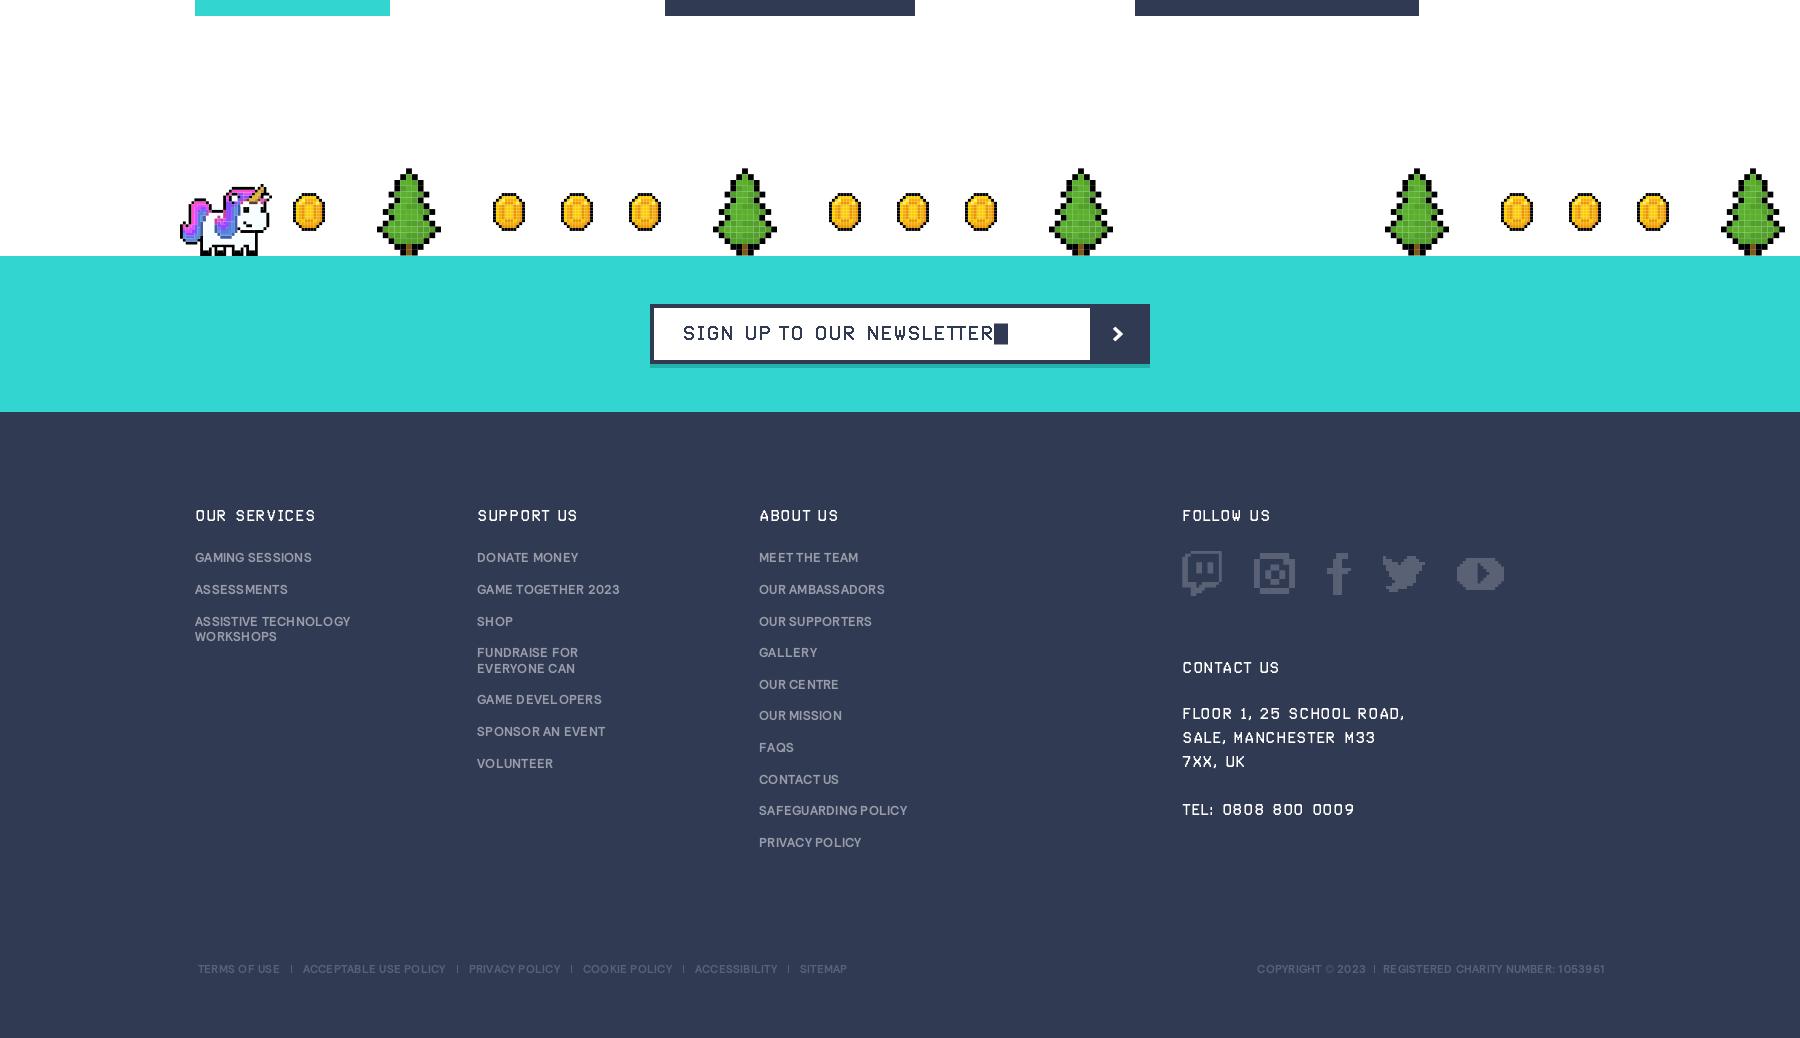 The image size is (1800, 1038). Describe the element at coordinates (626, 969) in the screenshot. I see `'Cookie policy'` at that location.